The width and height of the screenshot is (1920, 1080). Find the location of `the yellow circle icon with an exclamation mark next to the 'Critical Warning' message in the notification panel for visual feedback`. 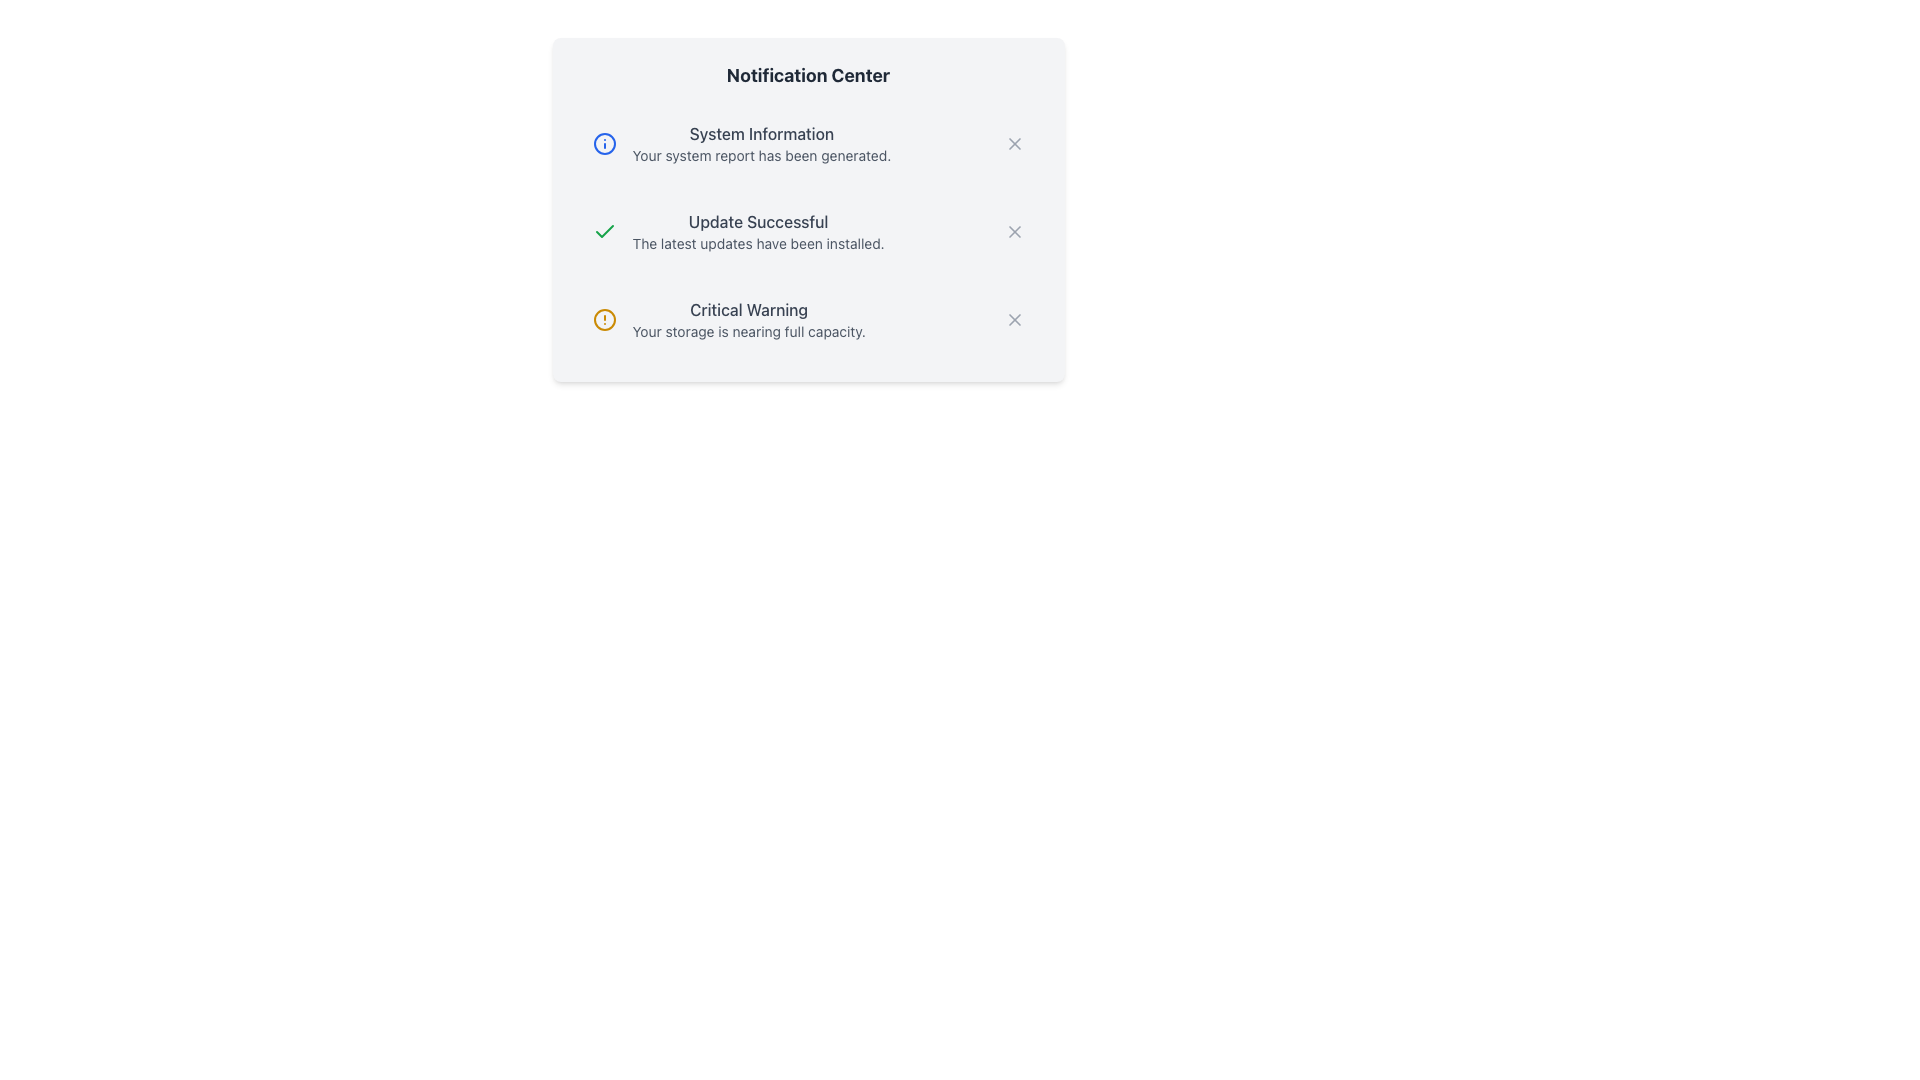

the yellow circle icon with an exclamation mark next to the 'Critical Warning' message in the notification panel for visual feedback is located at coordinates (603, 319).